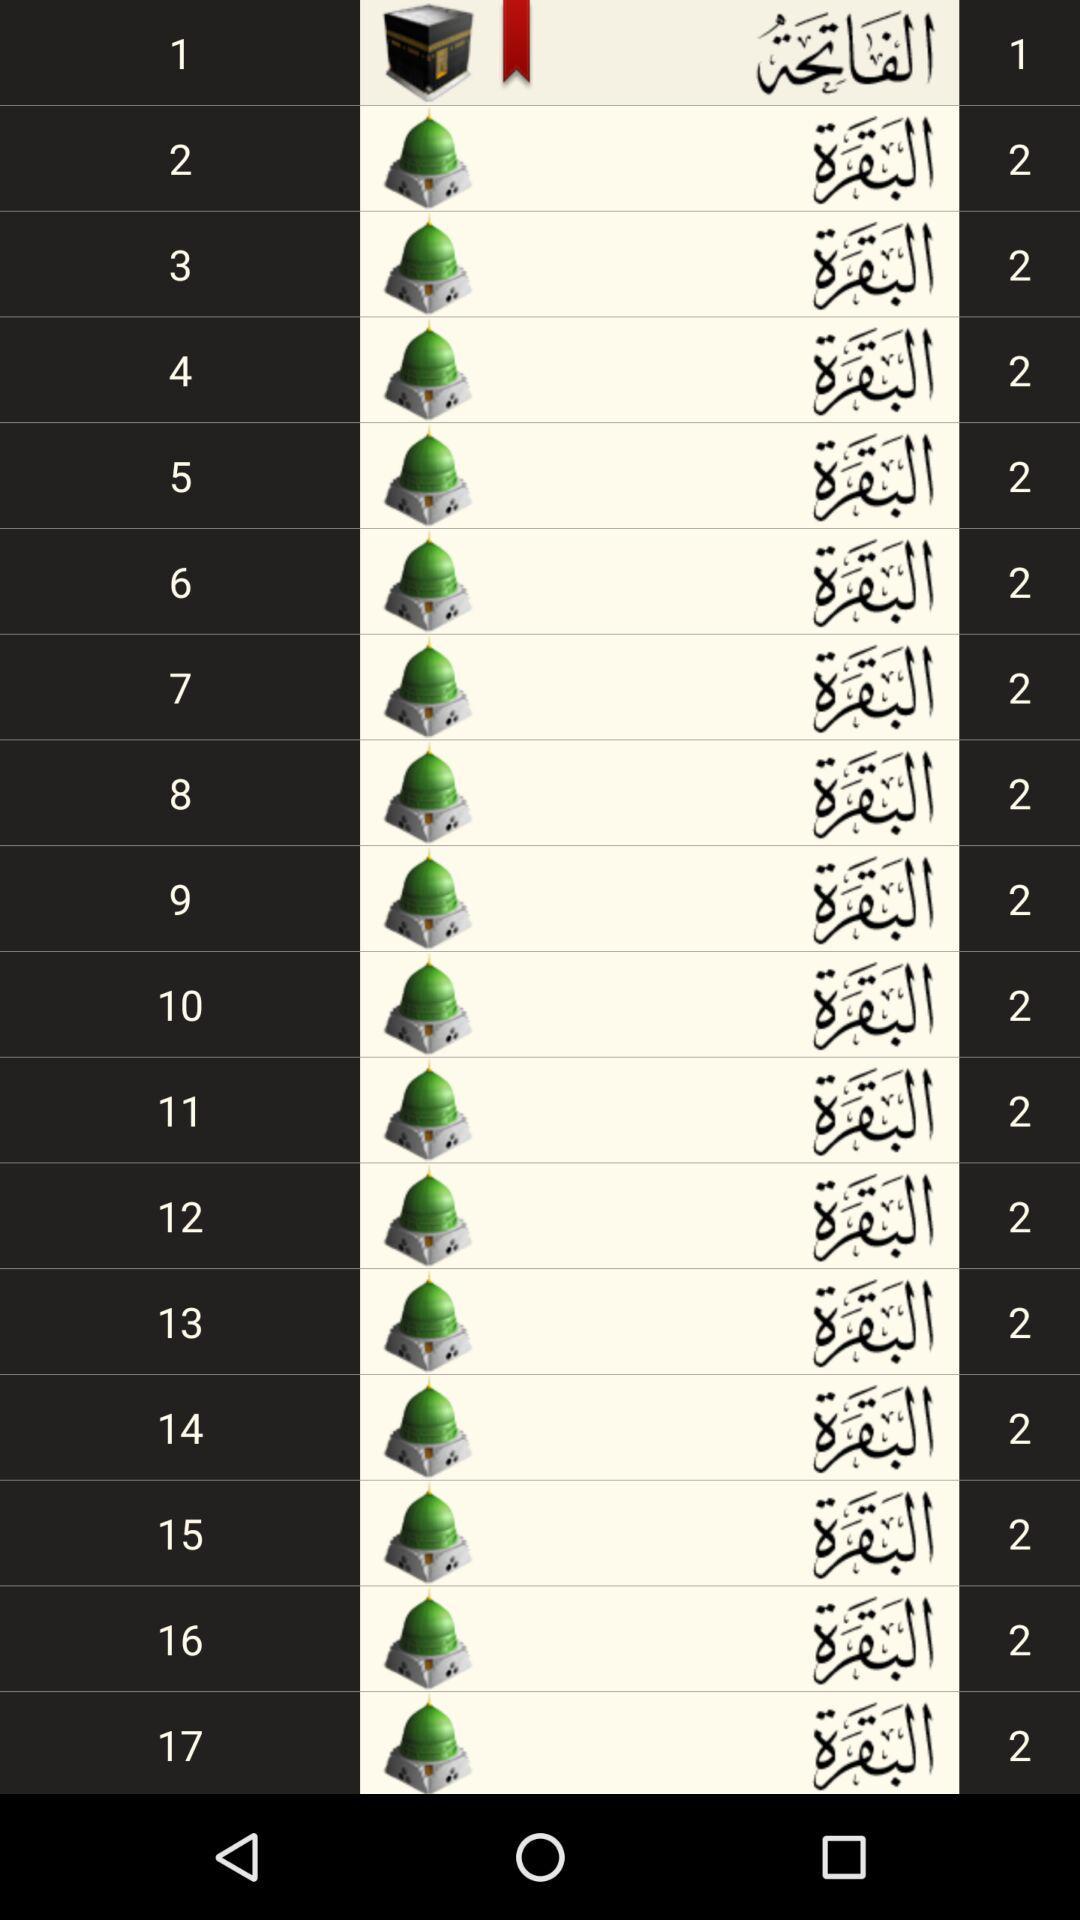 This screenshot has width=1080, height=1920. Describe the element at coordinates (180, 1638) in the screenshot. I see `the item below the 15 app` at that location.